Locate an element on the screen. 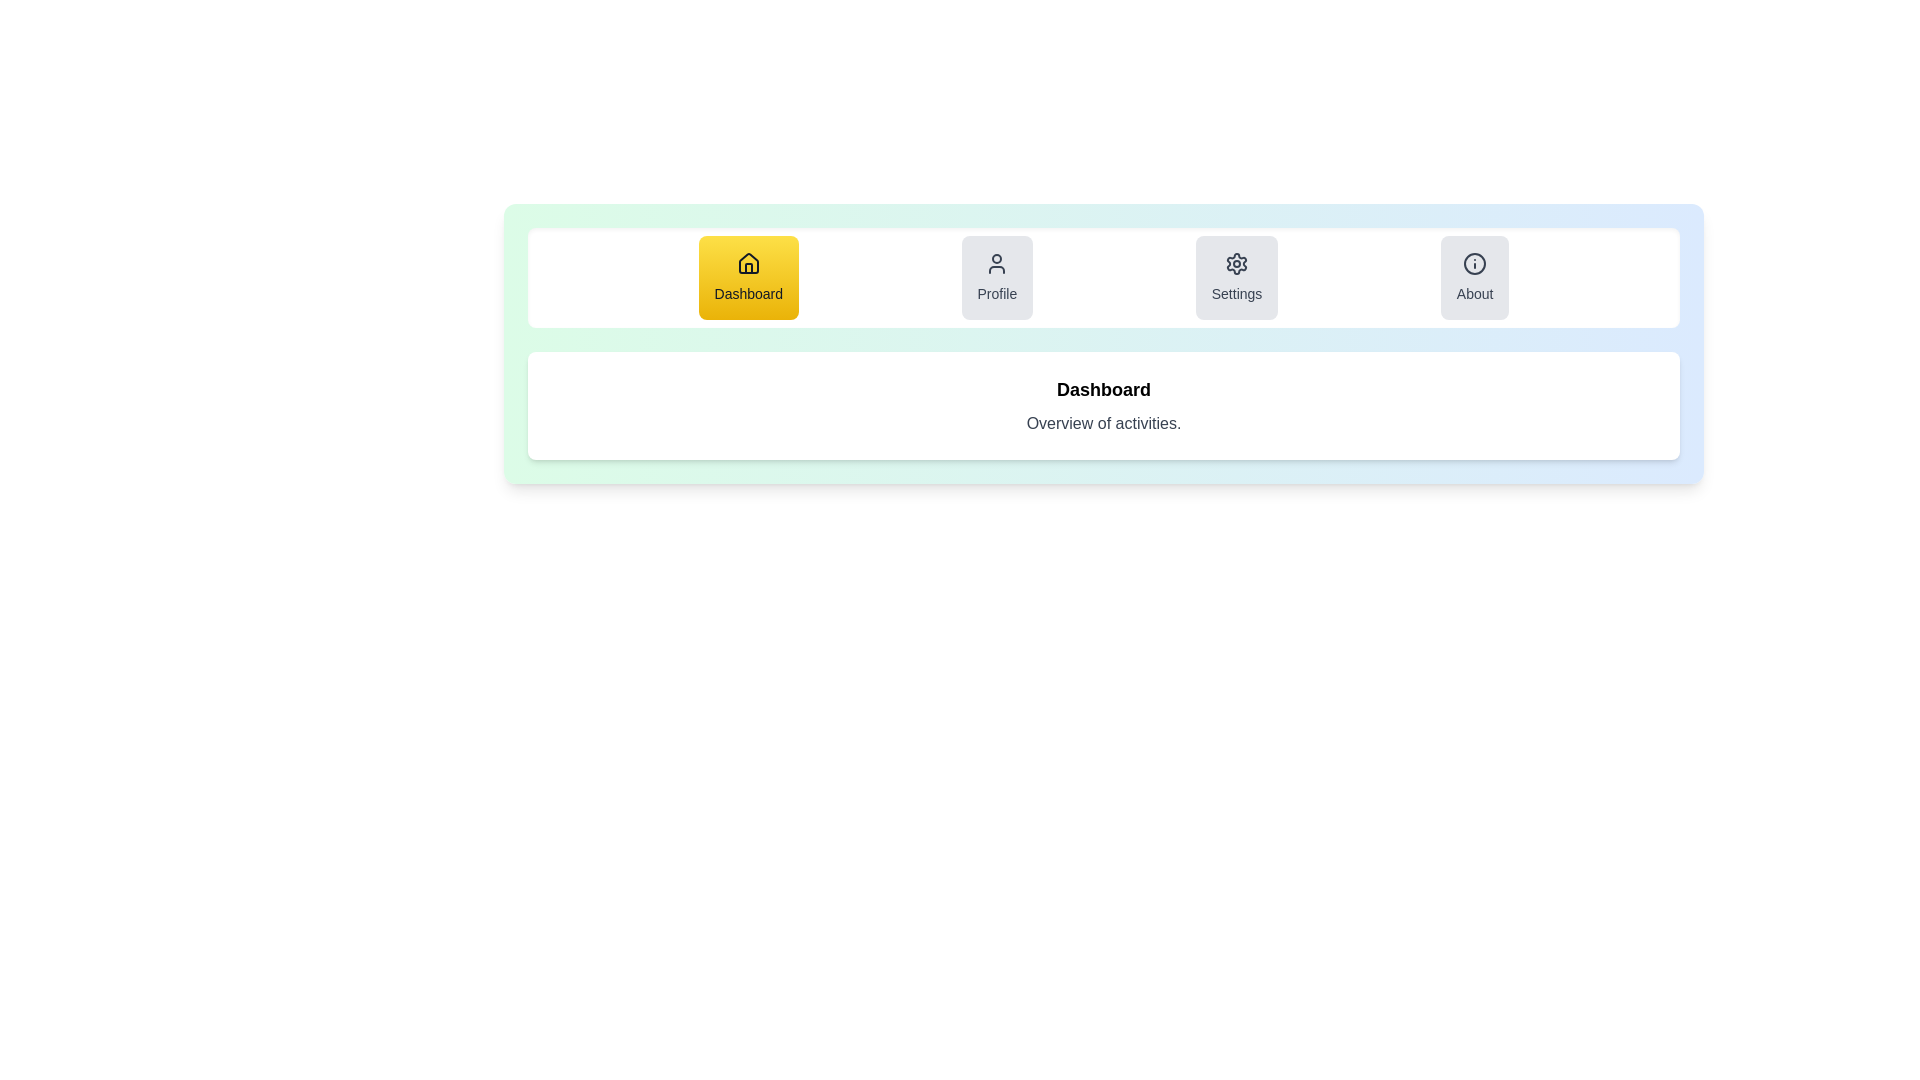 The height and width of the screenshot is (1080, 1920). the tab button corresponding to Profile is located at coordinates (997, 277).